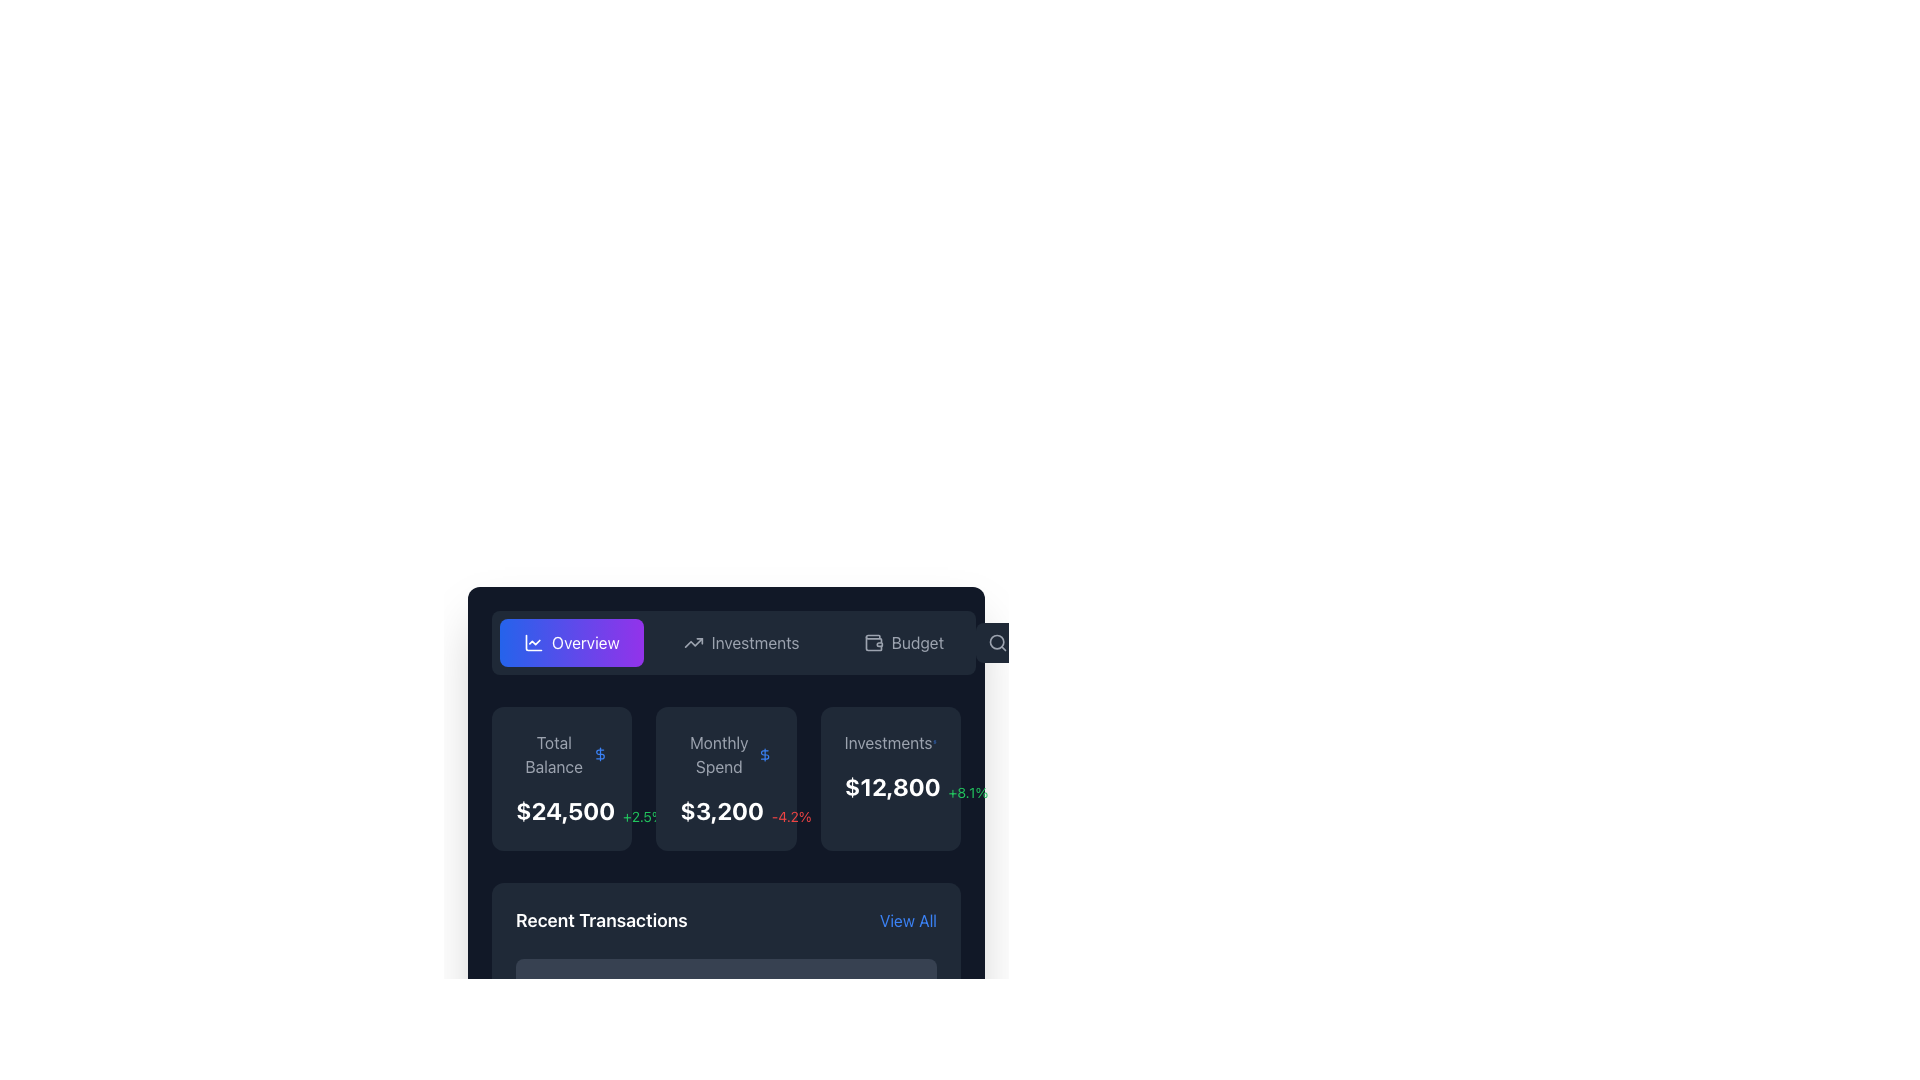 This screenshot has height=1080, width=1920. I want to click on the decorative financial icon located in the header section of the 'Monthly Spend' summary card, positioned to the right of the text label 'Monthly Spend' and above the numerical value '$3,200', so click(764, 755).